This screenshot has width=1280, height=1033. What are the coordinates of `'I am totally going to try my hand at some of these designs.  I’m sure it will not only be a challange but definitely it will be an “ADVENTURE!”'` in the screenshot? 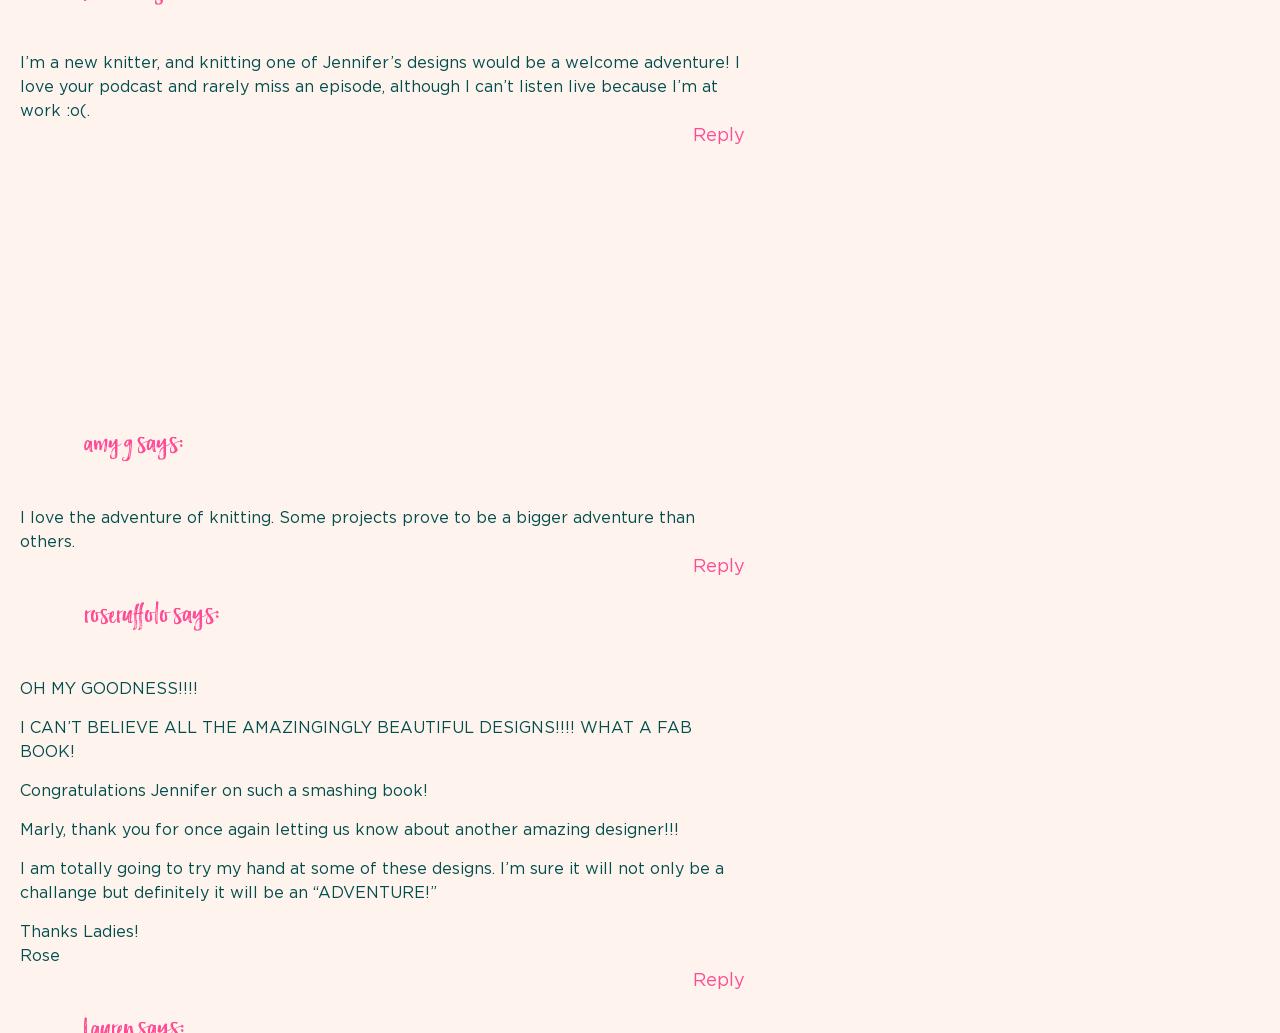 It's located at (19, 880).